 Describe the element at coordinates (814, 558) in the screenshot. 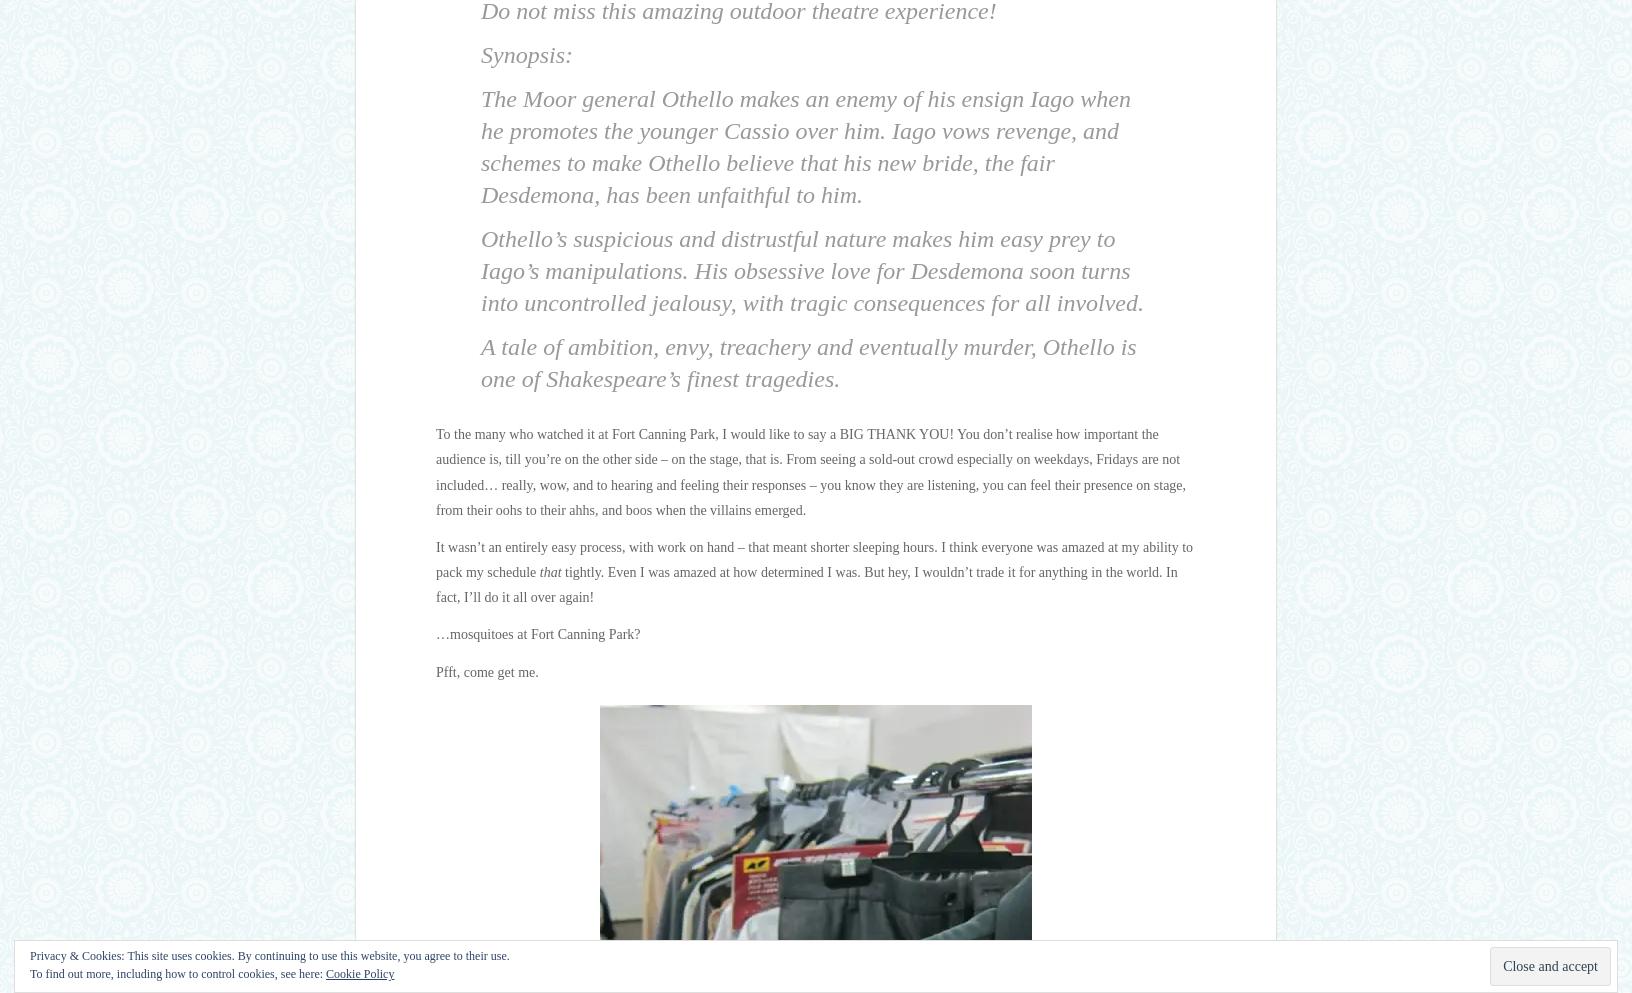

I see `'It wasn’t an entirely easy process, with work on hand – that meant shorter sleeping hours. I think everyone was amazed at my ability to pack my schedule'` at that location.